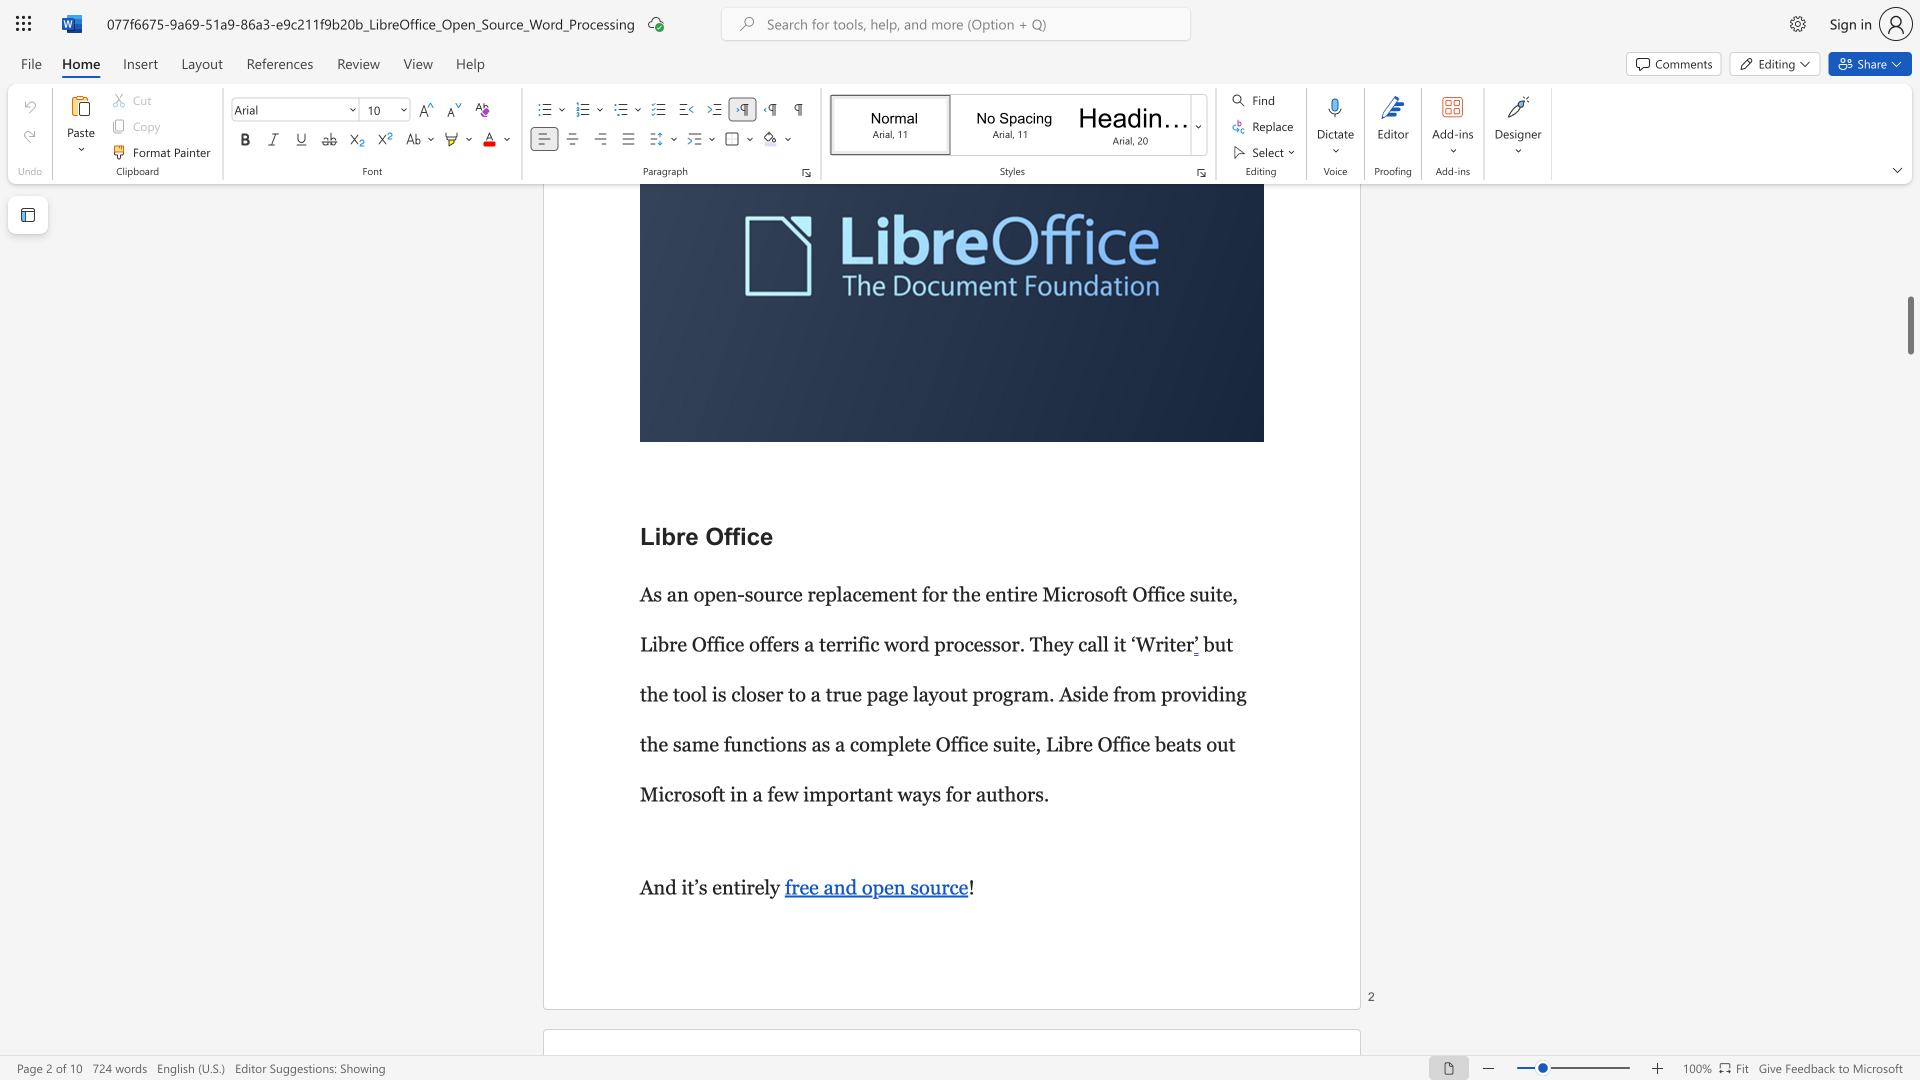  I want to click on the 1th character "-" in the text, so click(740, 593).